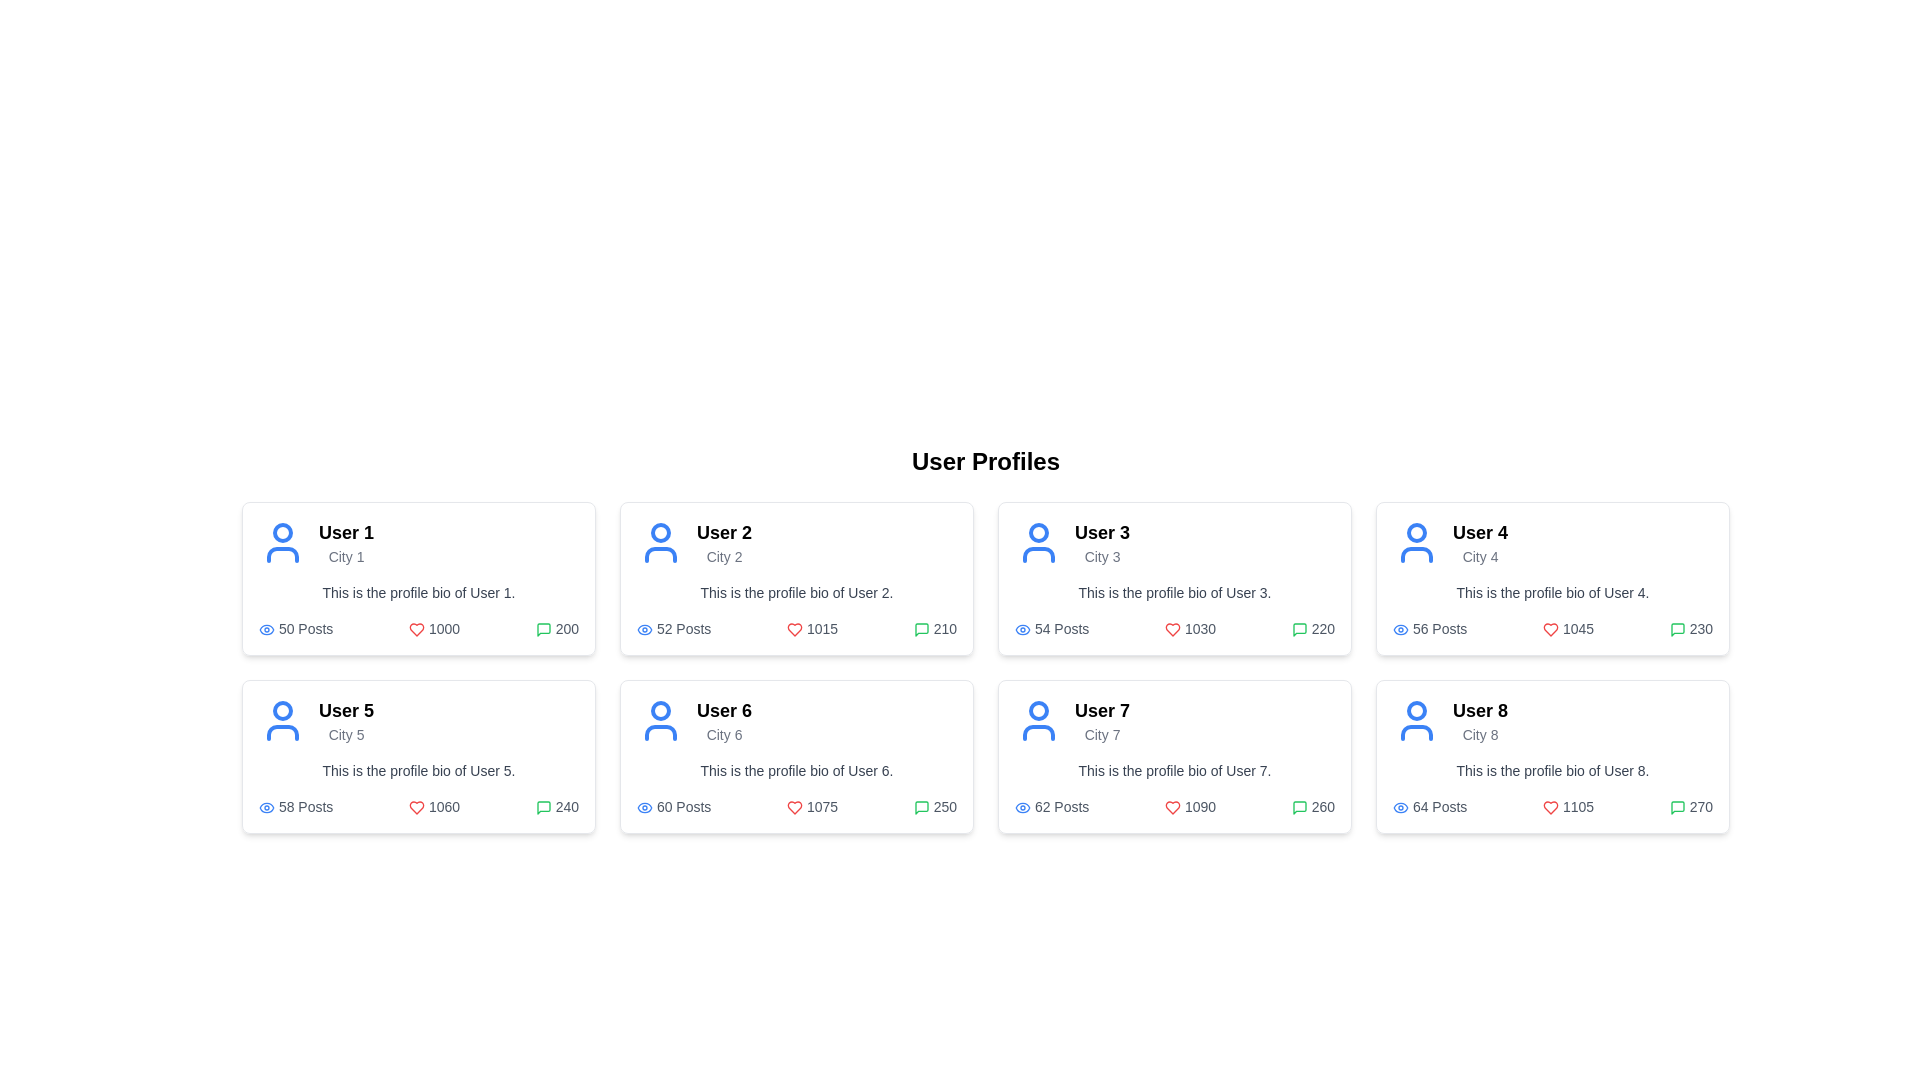  What do you see at coordinates (723, 531) in the screenshot?
I see `the title text element representing User 2, which is prominently displayed in the second card of the top row, to the right of a user icon and above 'City 2'` at bounding box center [723, 531].